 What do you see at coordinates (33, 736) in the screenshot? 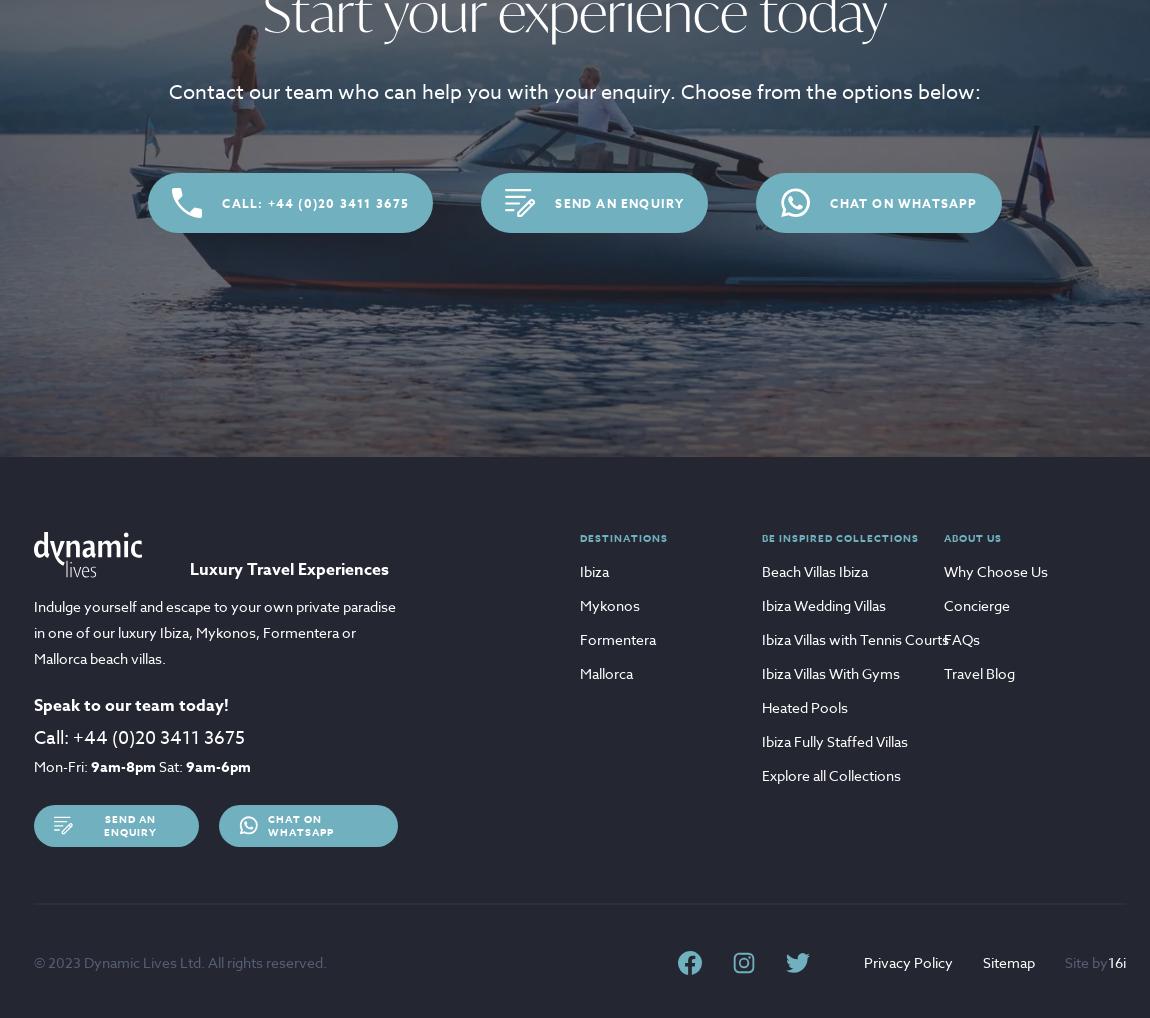
I see `'Call:'` at bounding box center [33, 736].